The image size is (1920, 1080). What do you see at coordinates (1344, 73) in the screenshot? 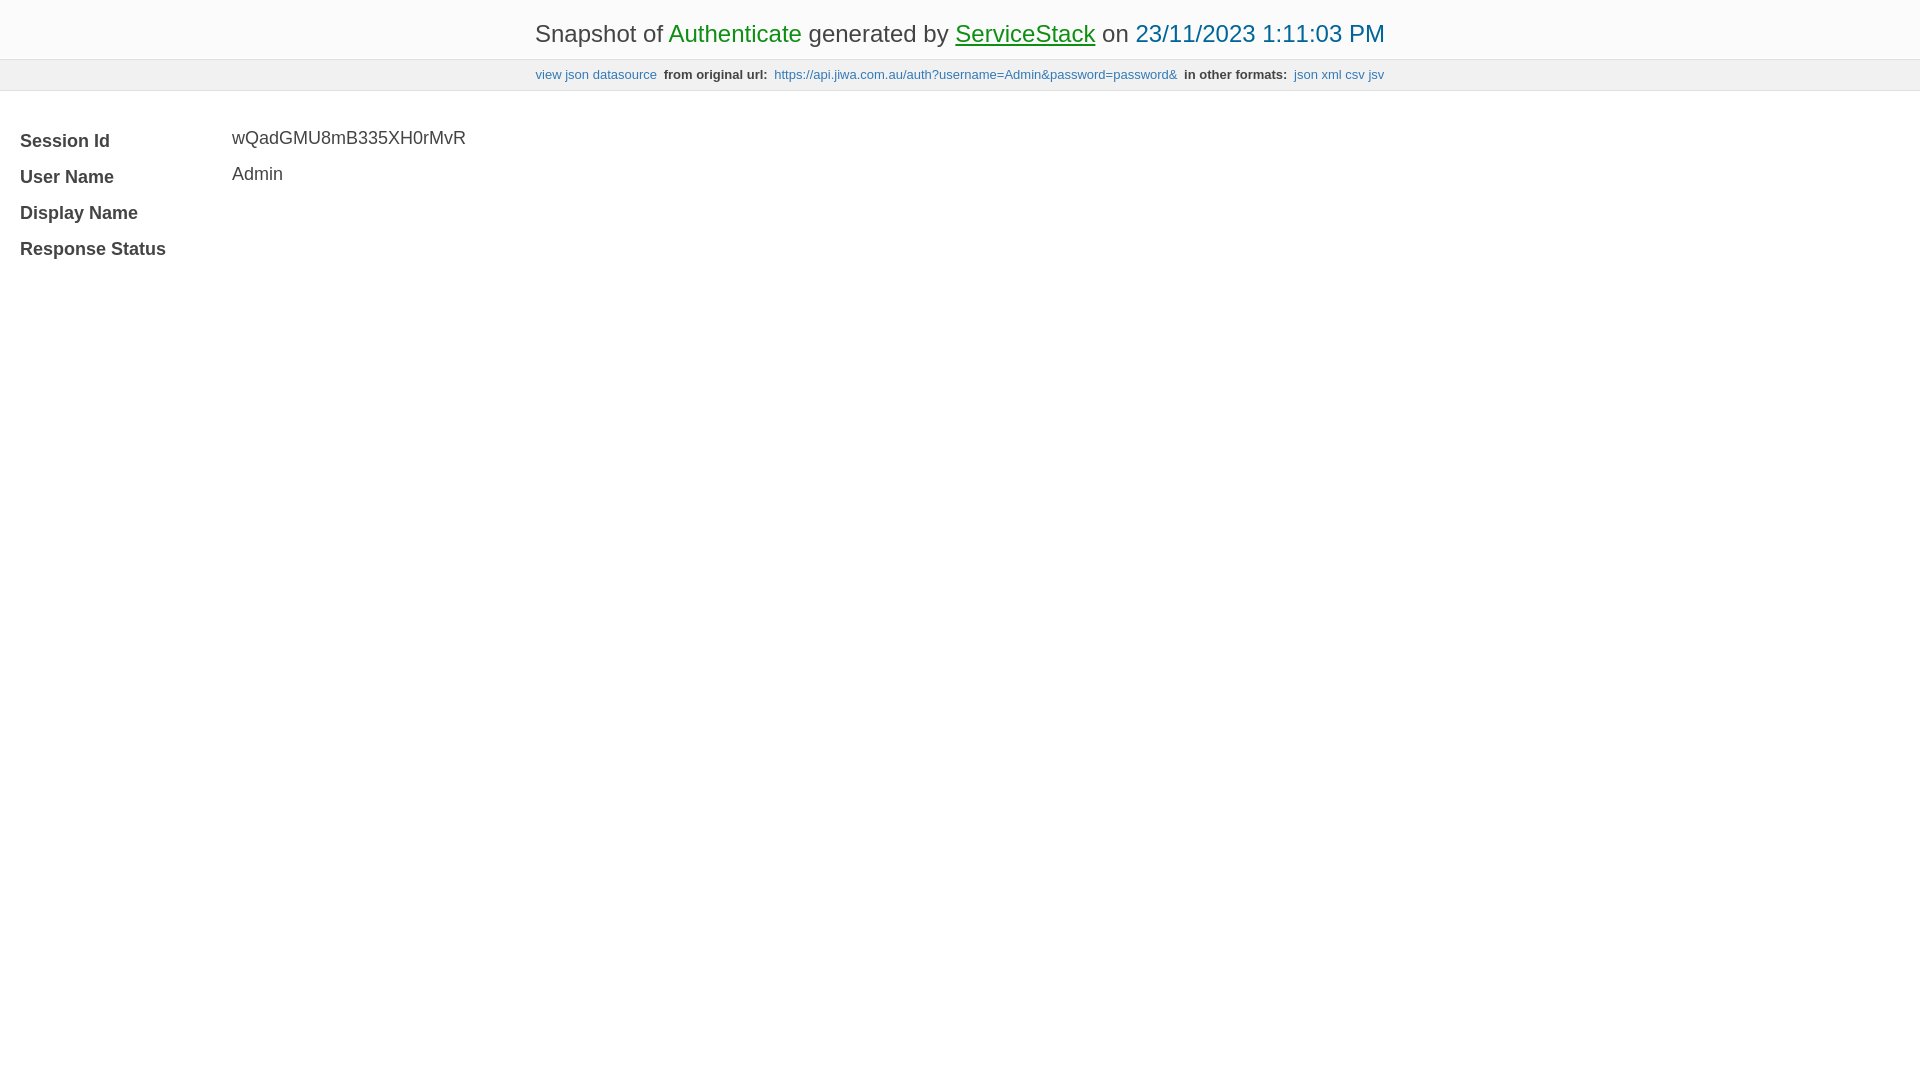
I see `'csv'` at bounding box center [1344, 73].